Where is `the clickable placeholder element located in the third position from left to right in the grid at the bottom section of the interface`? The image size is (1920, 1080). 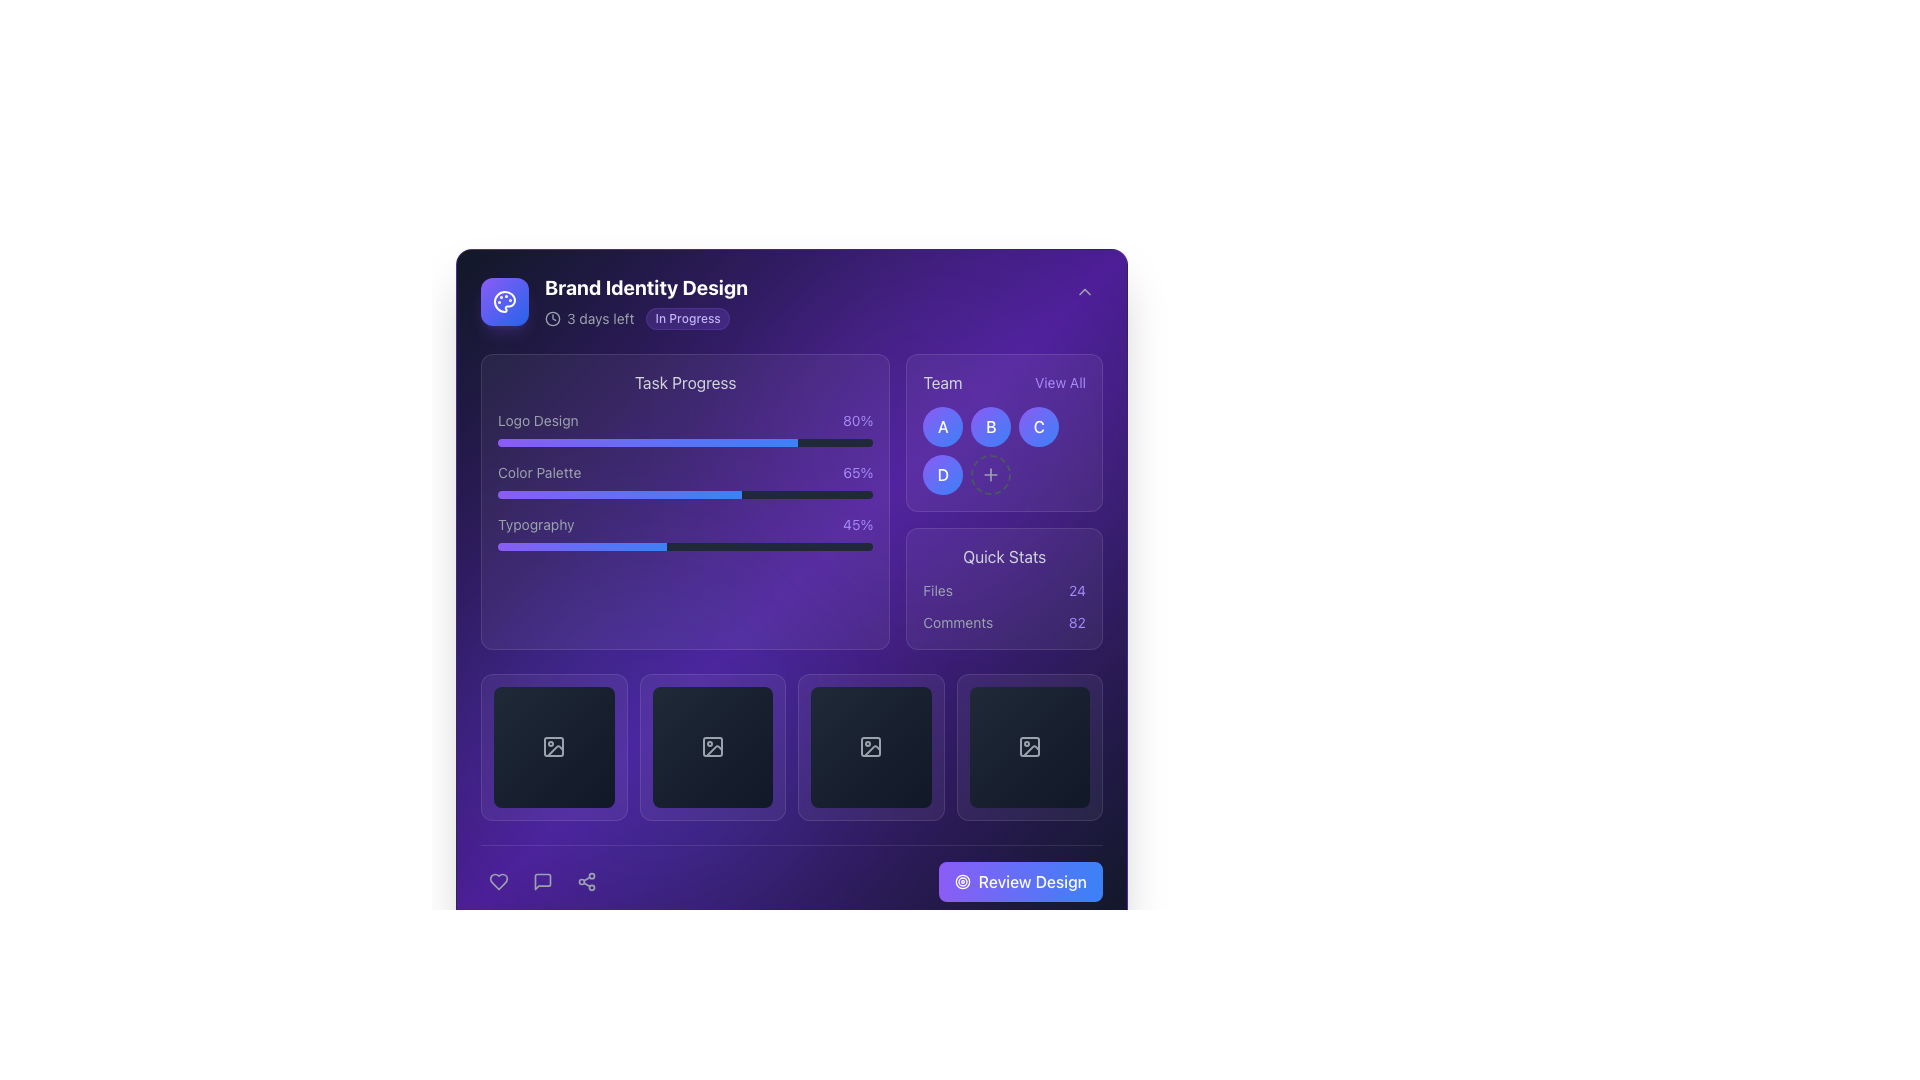 the clickable placeholder element located in the third position from left to right in the grid at the bottom section of the interface is located at coordinates (871, 747).